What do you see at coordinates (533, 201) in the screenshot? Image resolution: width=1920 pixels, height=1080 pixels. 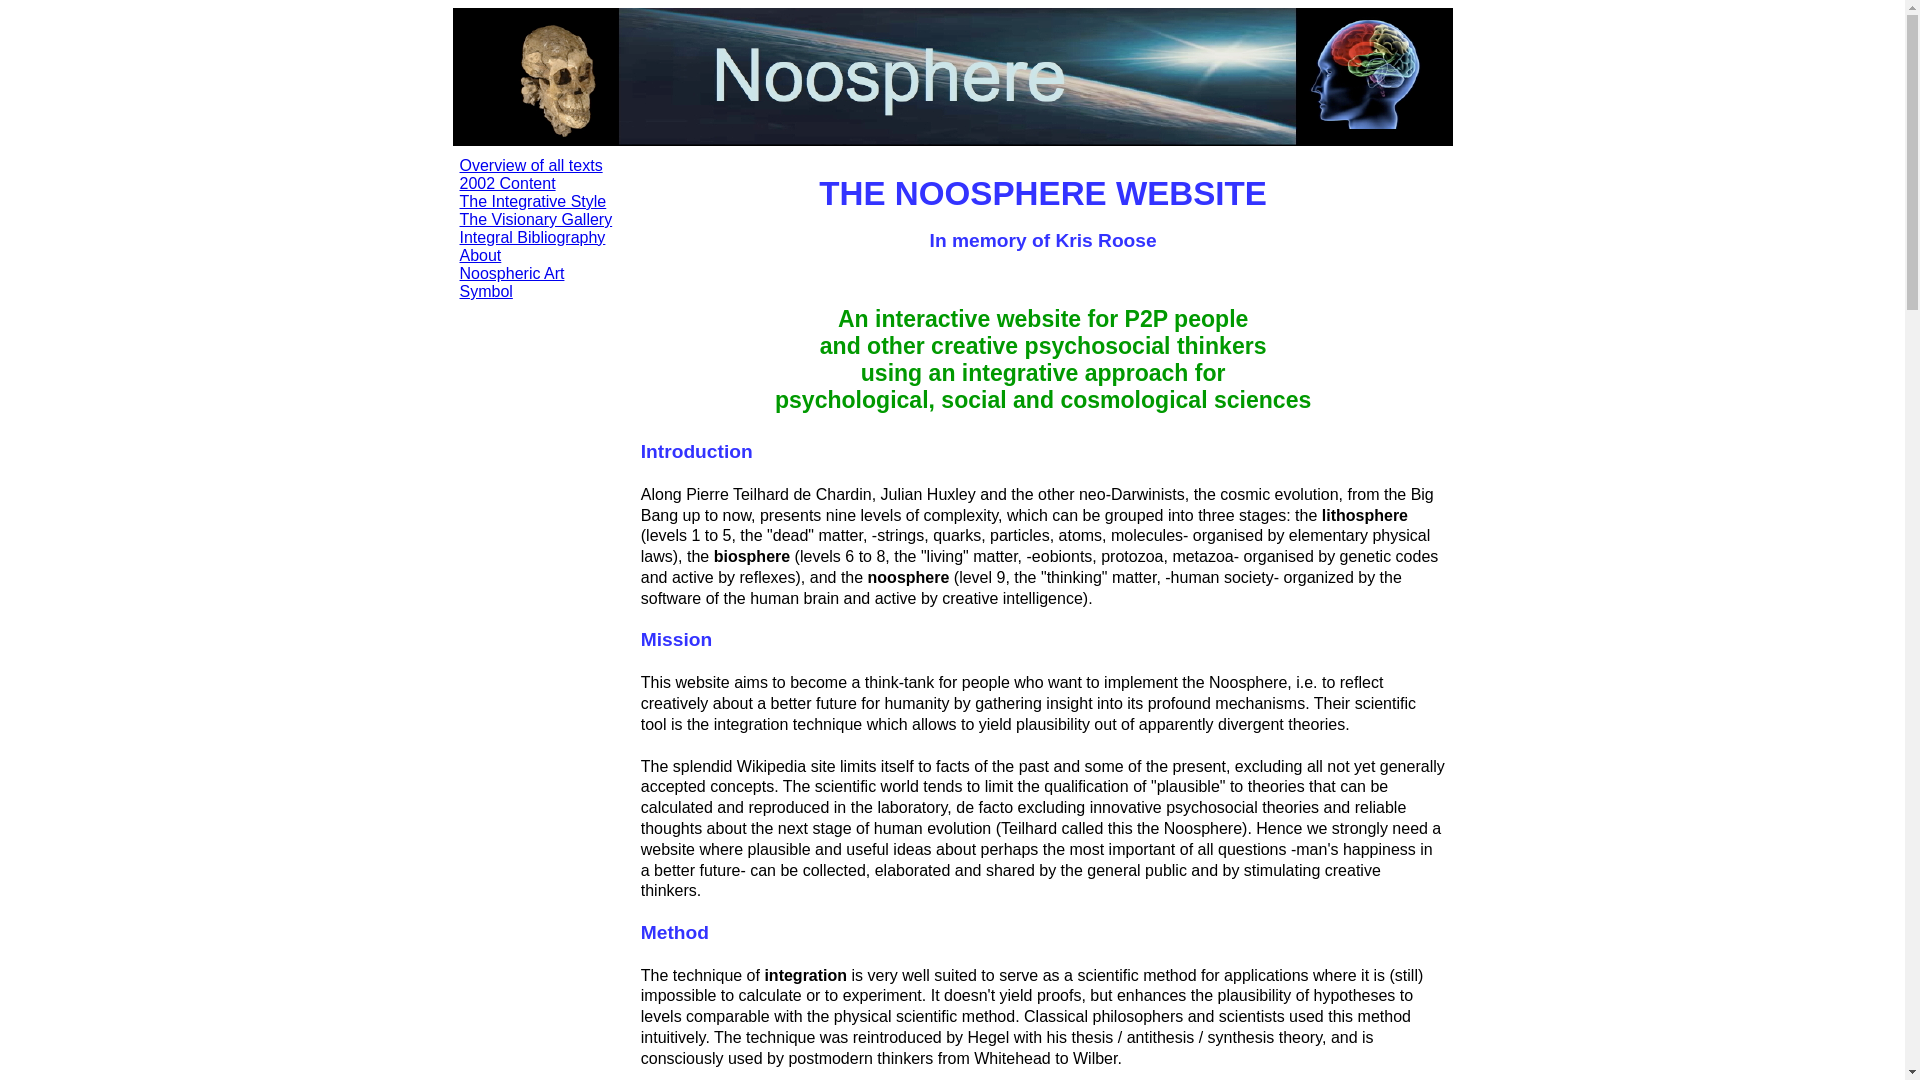 I see `'The Integrative Style'` at bounding box center [533, 201].